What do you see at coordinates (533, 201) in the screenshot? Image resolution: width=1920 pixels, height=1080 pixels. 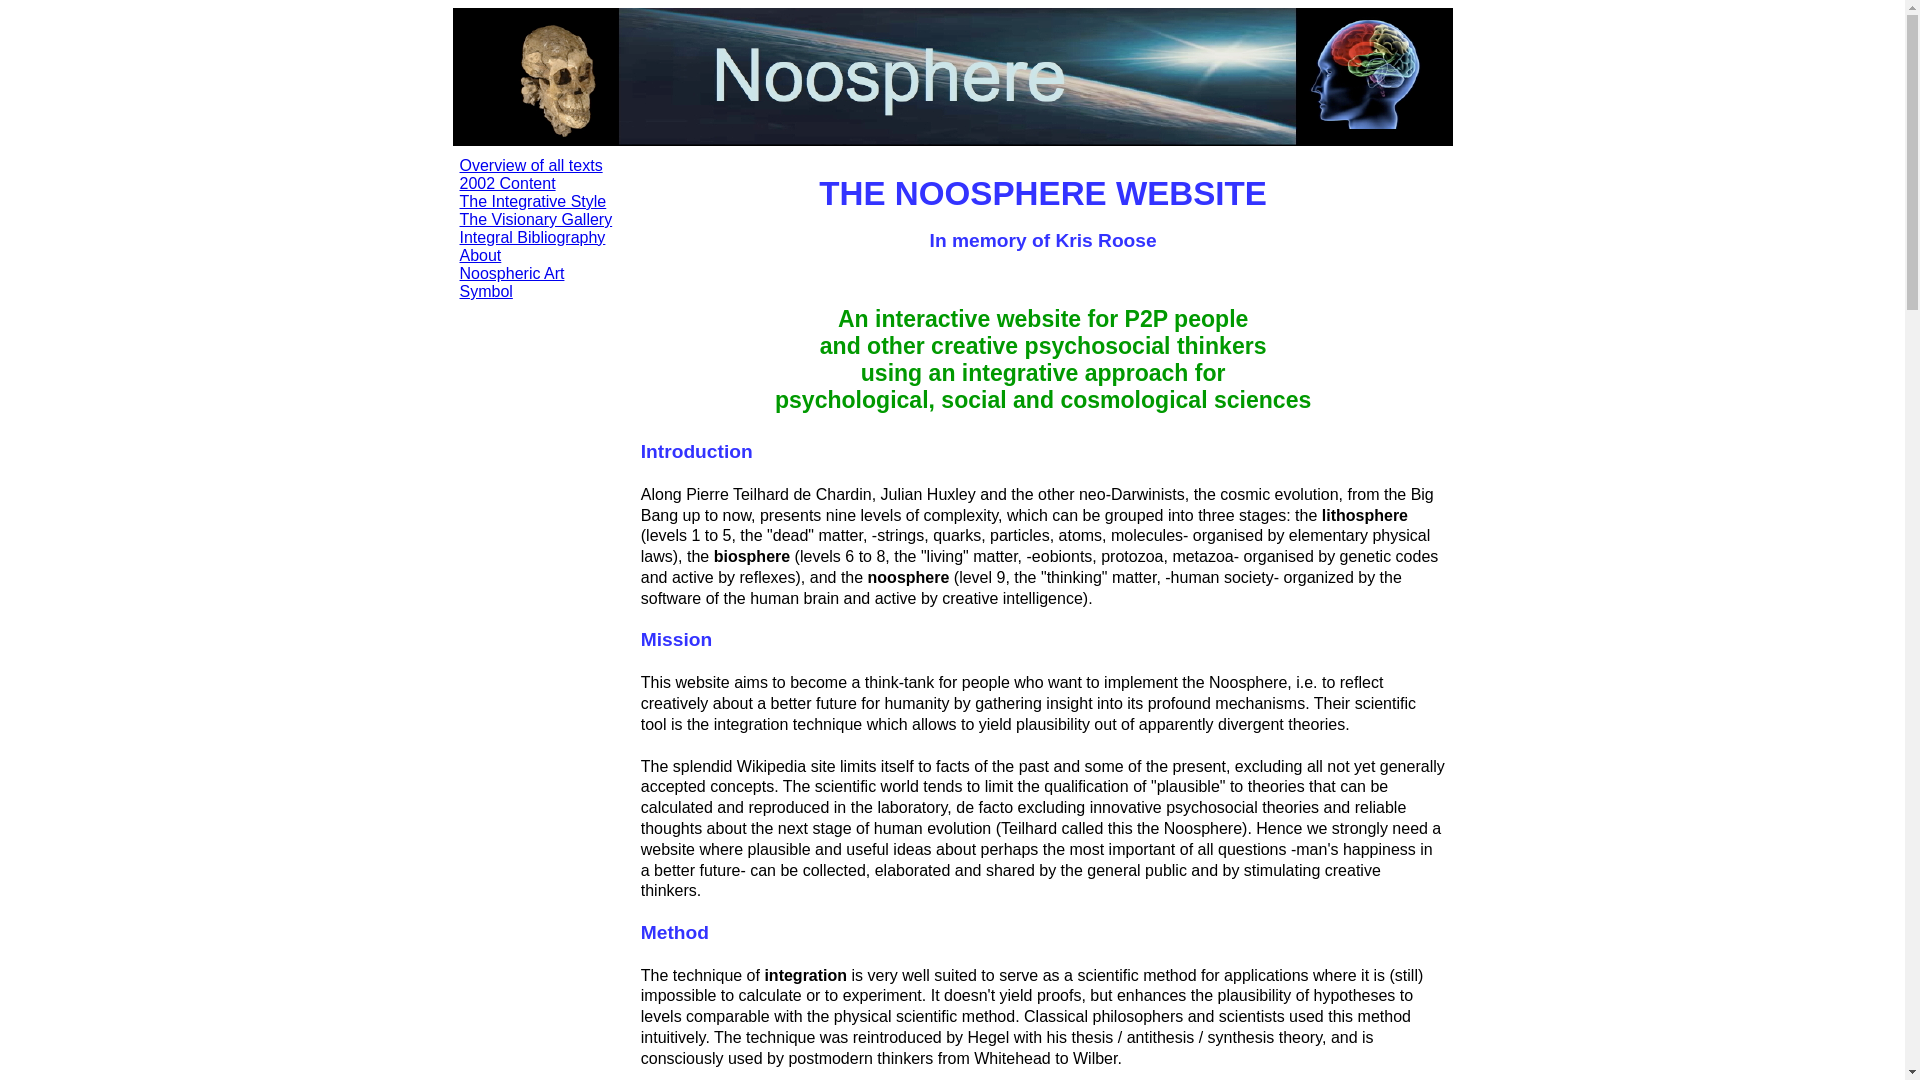 I see `'The Integrative Style'` at bounding box center [533, 201].